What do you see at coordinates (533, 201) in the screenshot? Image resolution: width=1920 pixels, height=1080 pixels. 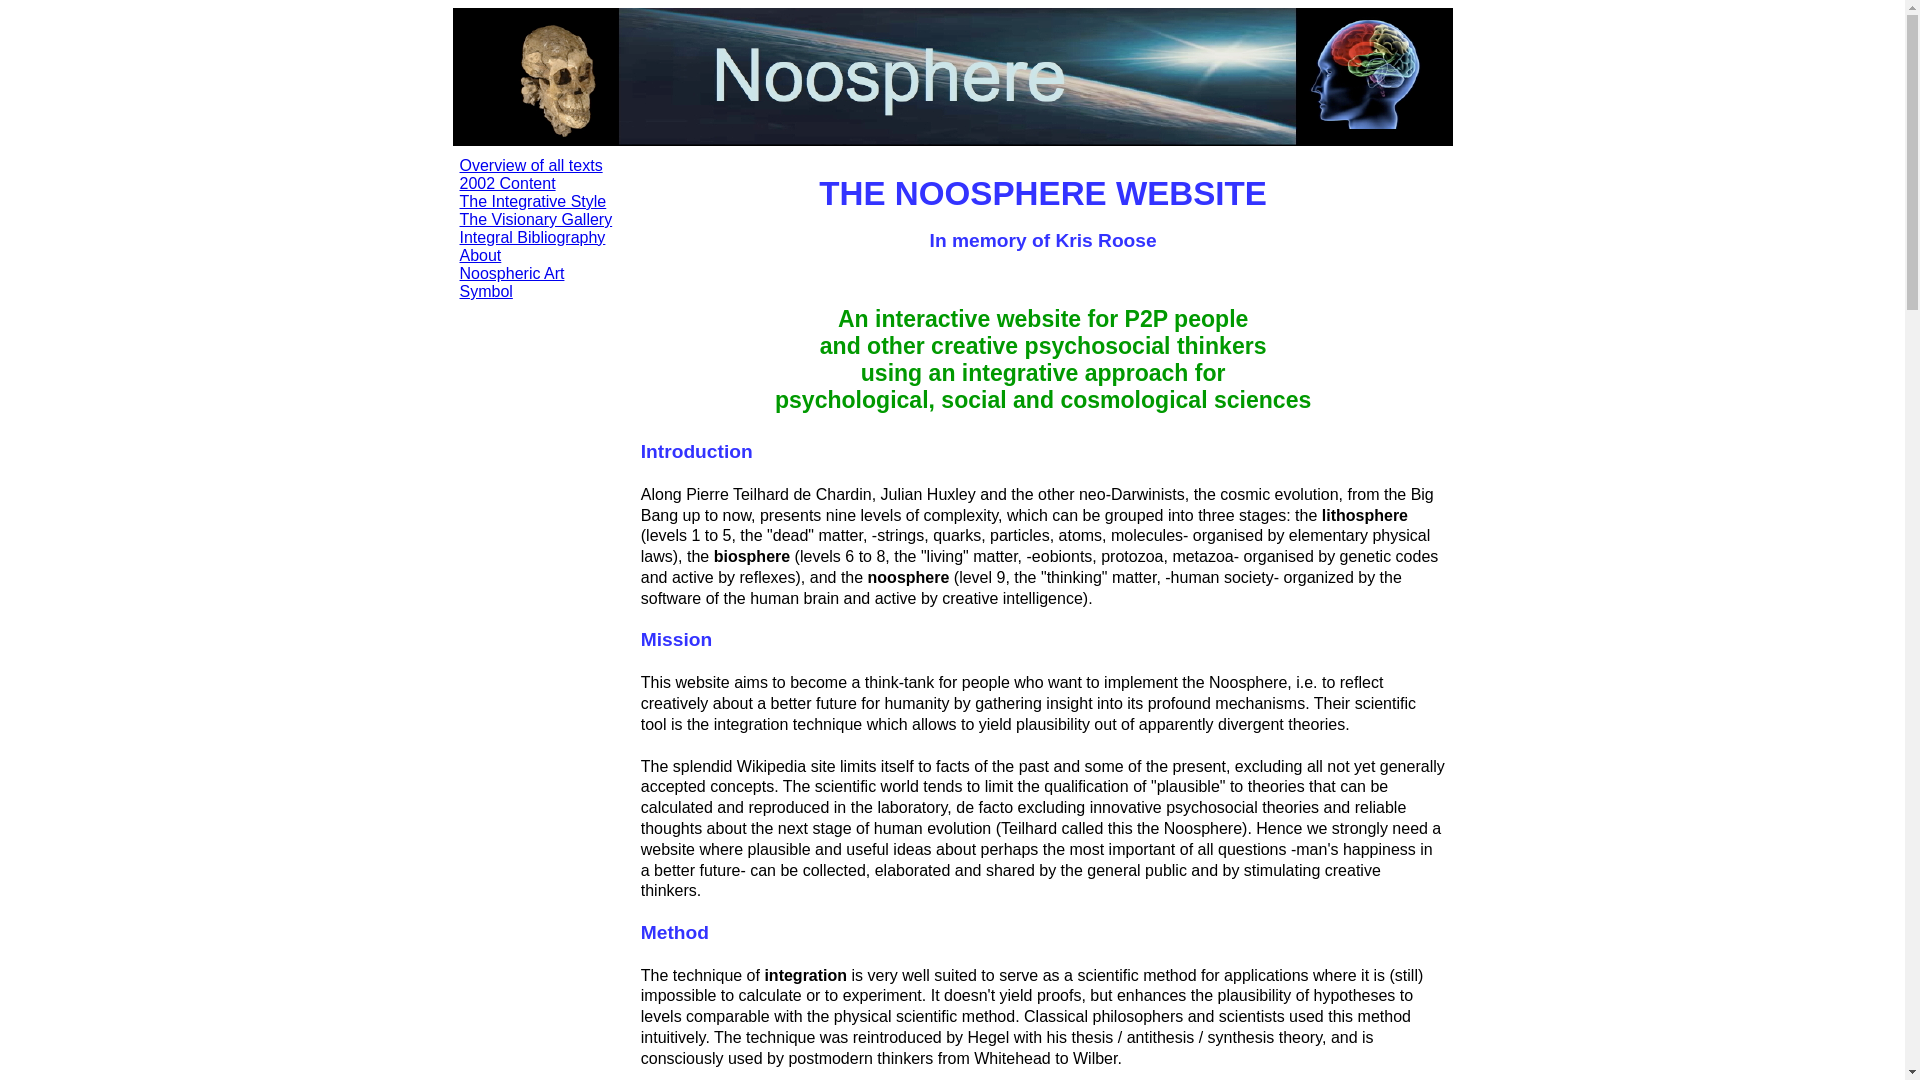 I see `'The Integrative Style'` at bounding box center [533, 201].